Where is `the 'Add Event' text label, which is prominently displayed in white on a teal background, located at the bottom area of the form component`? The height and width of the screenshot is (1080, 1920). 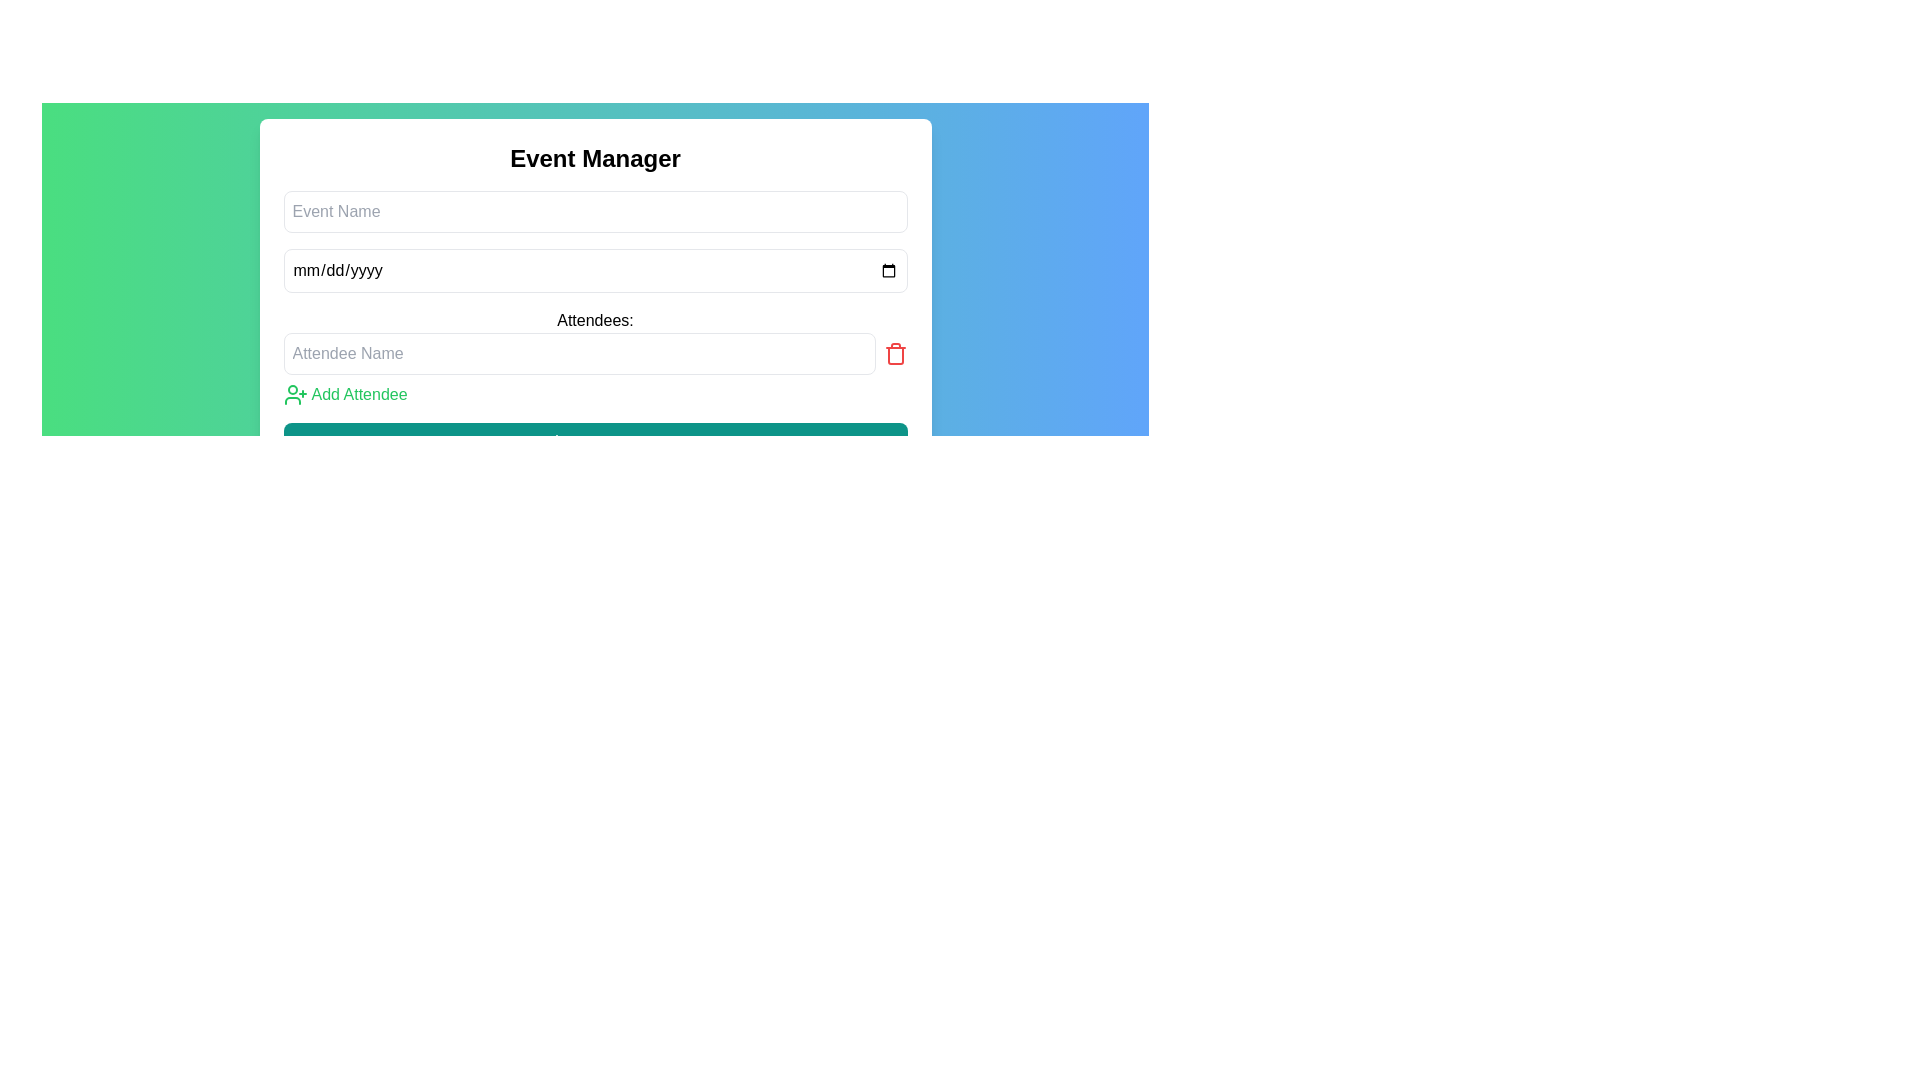 the 'Add Event' text label, which is prominently displayed in white on a teal background, located at the bottom area of the form component is located at coordinates (608, 442).